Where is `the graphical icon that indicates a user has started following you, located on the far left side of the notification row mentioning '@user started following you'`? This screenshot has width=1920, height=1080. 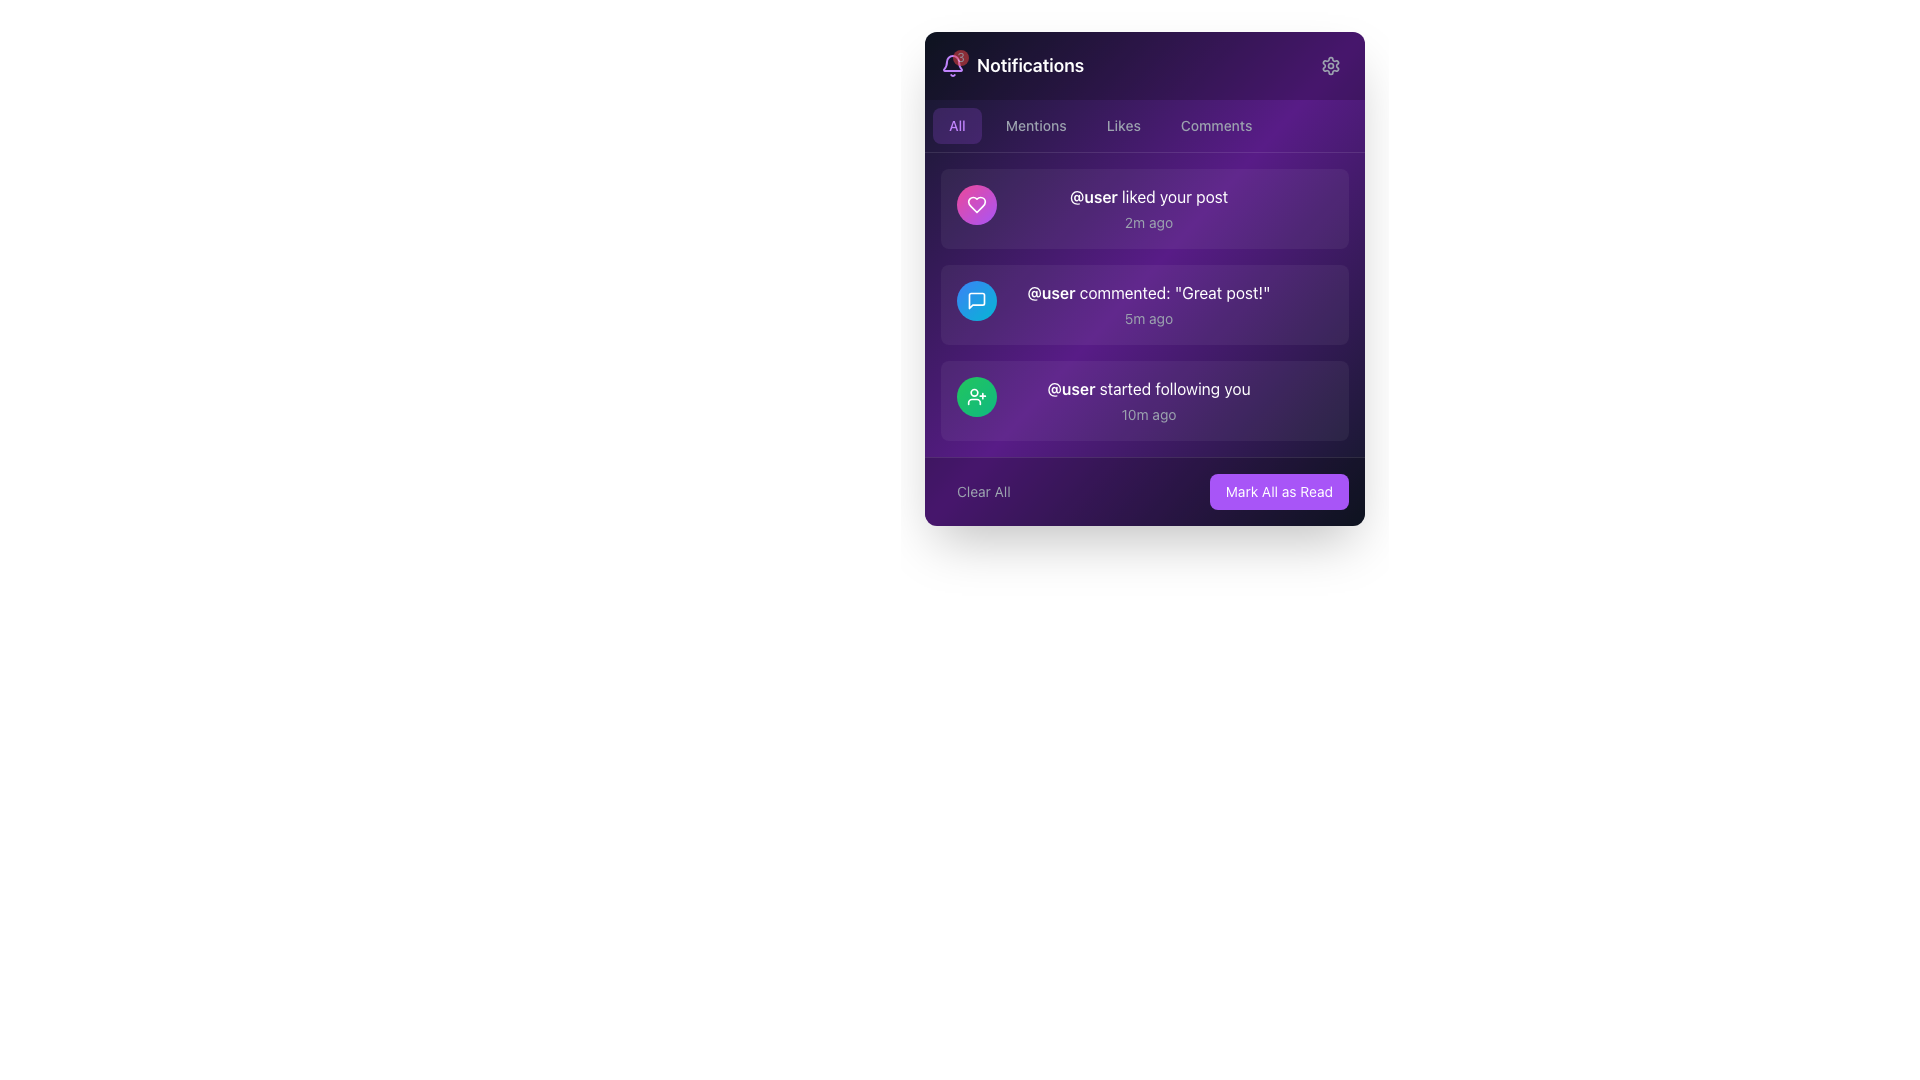
the graphical icon that indicates a user has started following you, located on the far left side of the notification row mentioning '@user started following you' is located at coordinates (977, 397).